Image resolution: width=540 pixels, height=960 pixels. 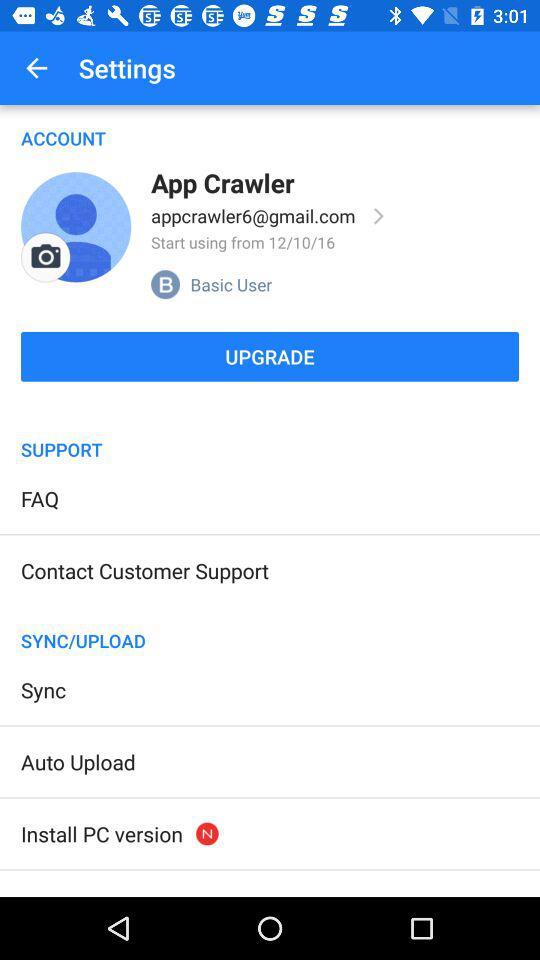 I want to click on the item below faq, so click(x=143, y=570).